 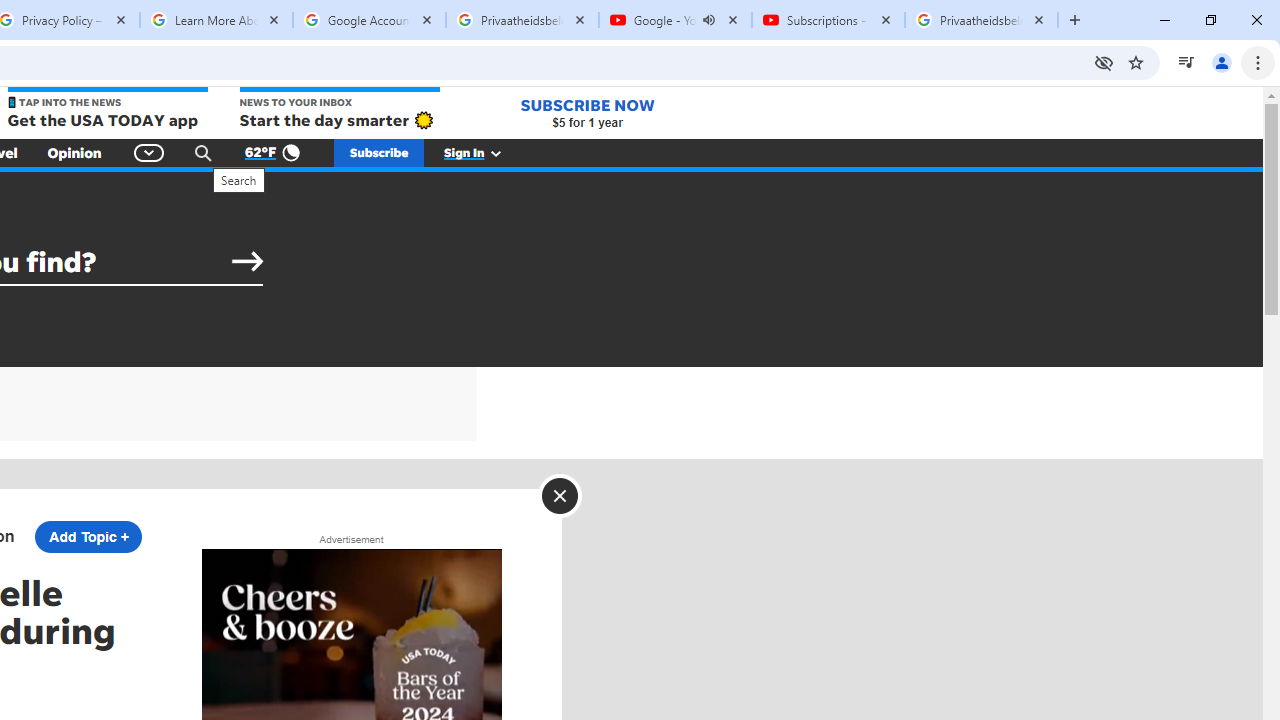 What do you see at coordinates (379, 152) in the screenshot?
I see `'Subscribe'` at bounding box center [379, 152].